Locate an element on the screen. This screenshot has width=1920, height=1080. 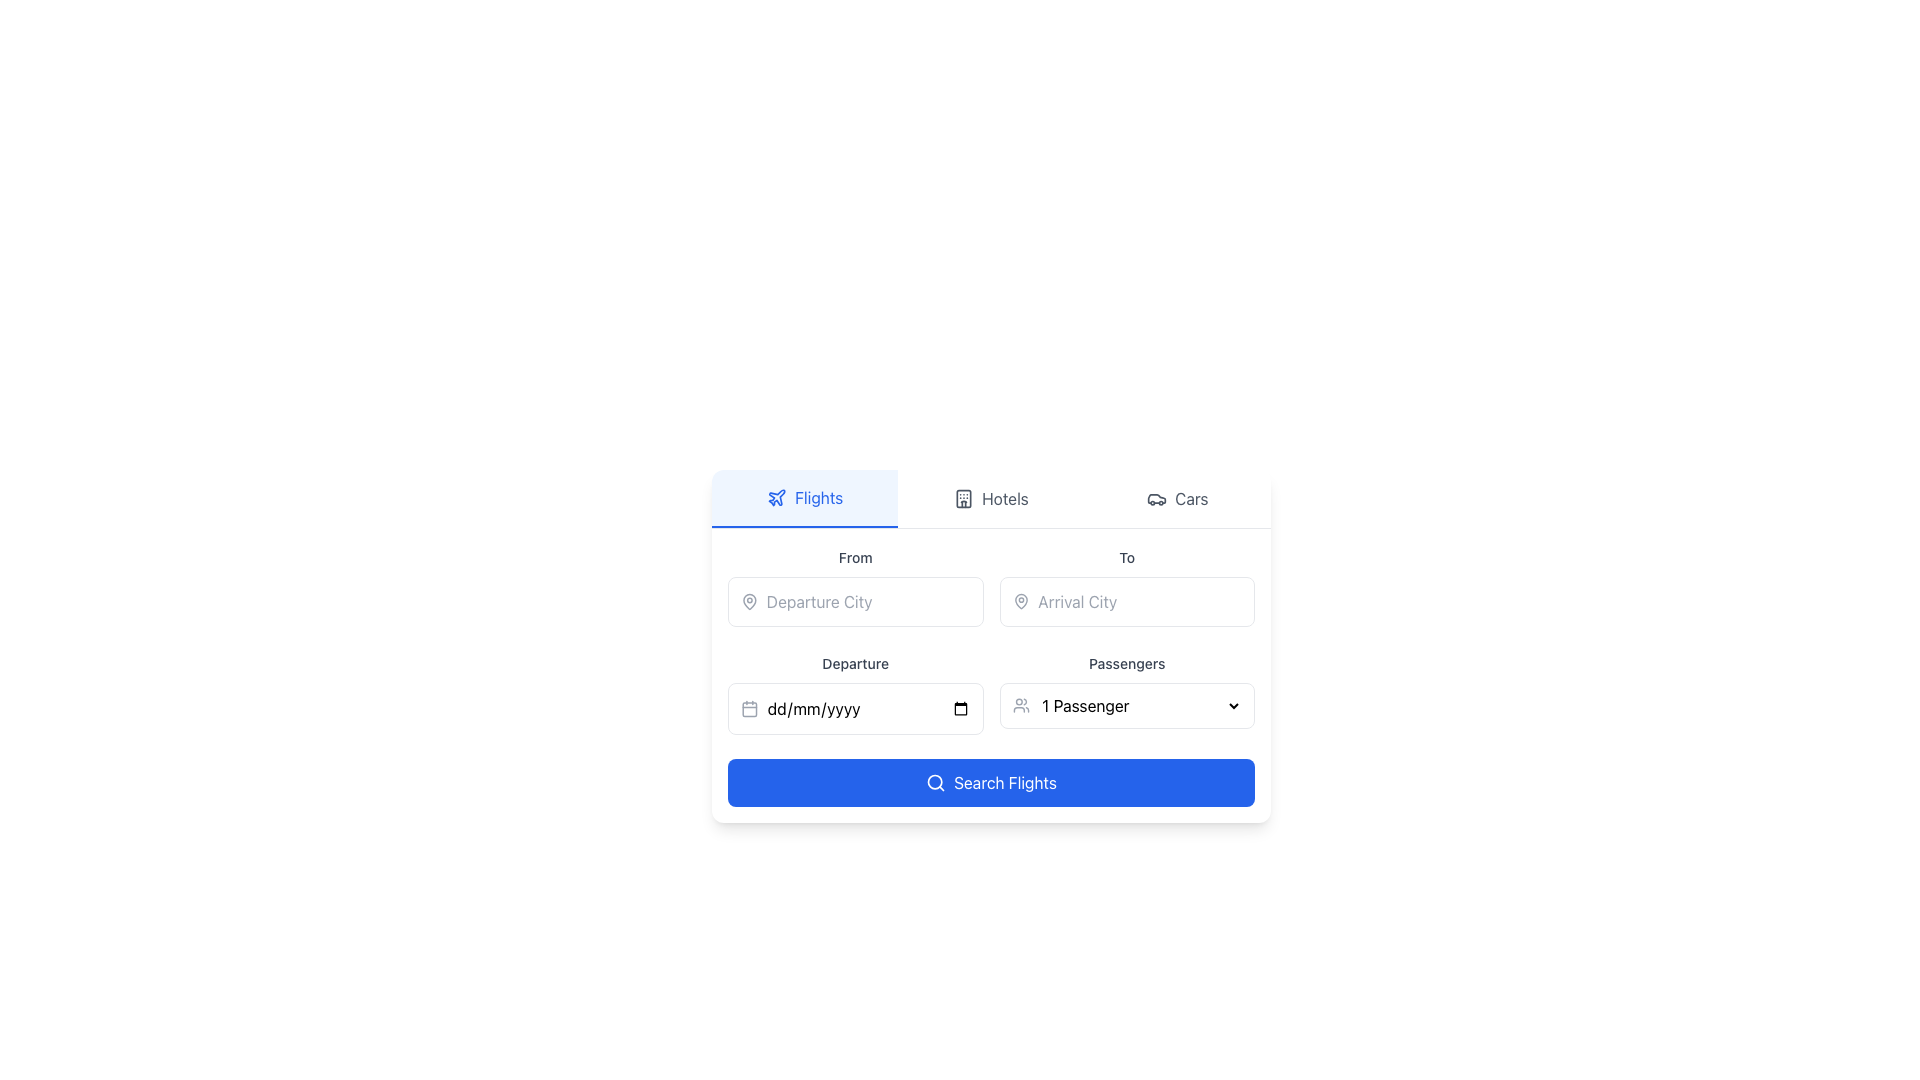
the search icon located on the left side of the 'Search Flights' button is located at coordinates (935, 782).